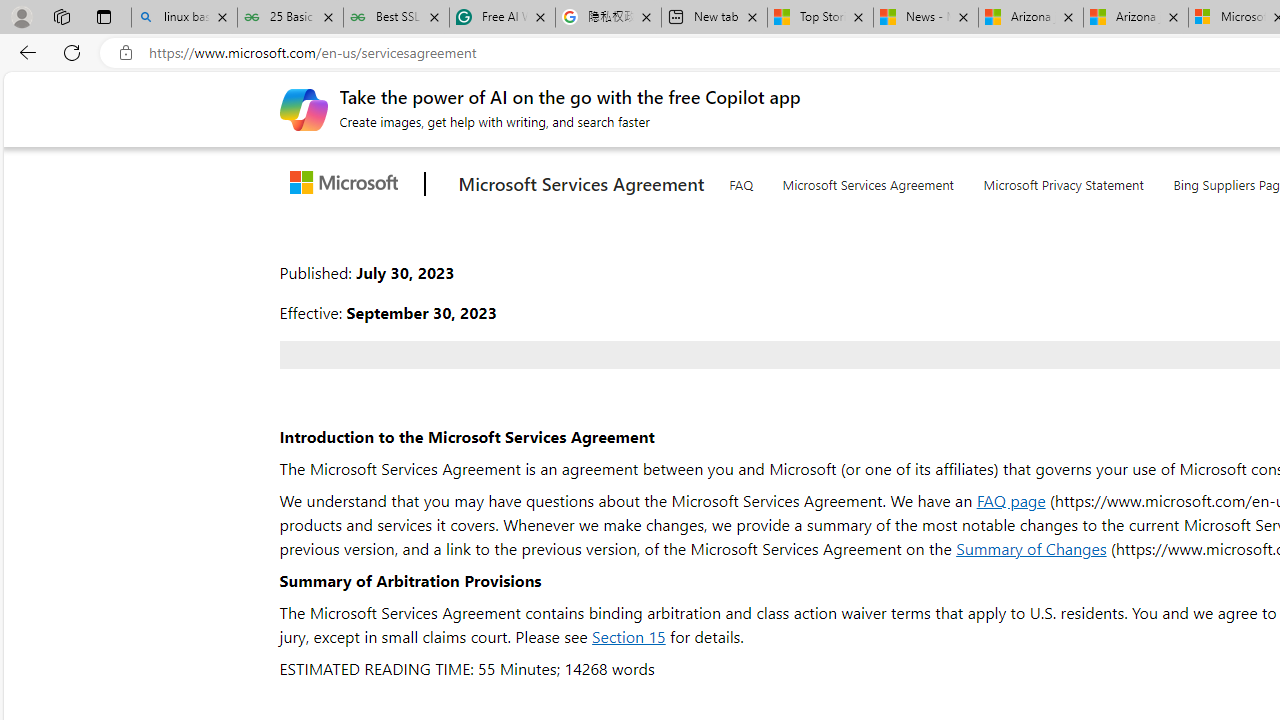 Image resolution: width=1280 pixels, height=720 pixels. Describe the element at coordinates (925, 17) in the screenshot. I see `'News - MSN'` at that location.